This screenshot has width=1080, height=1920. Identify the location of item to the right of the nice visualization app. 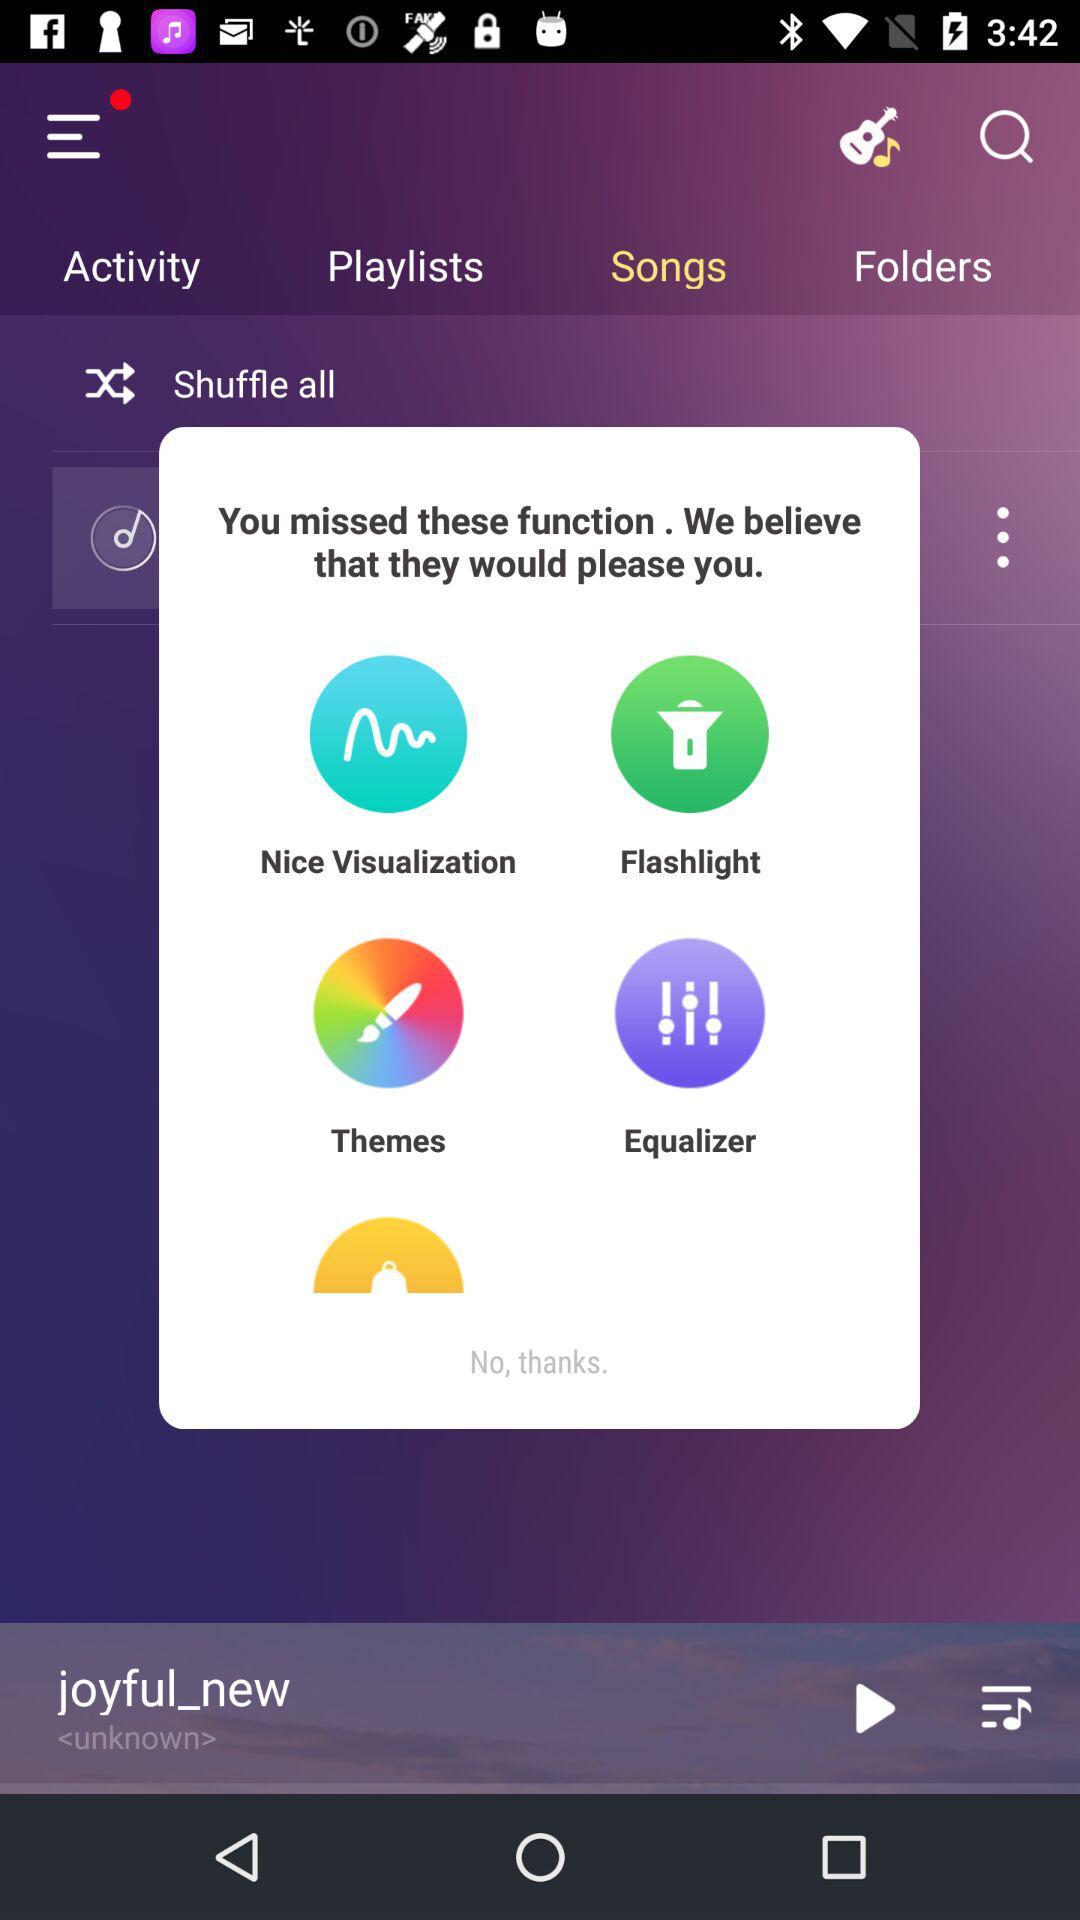
(689, 860).